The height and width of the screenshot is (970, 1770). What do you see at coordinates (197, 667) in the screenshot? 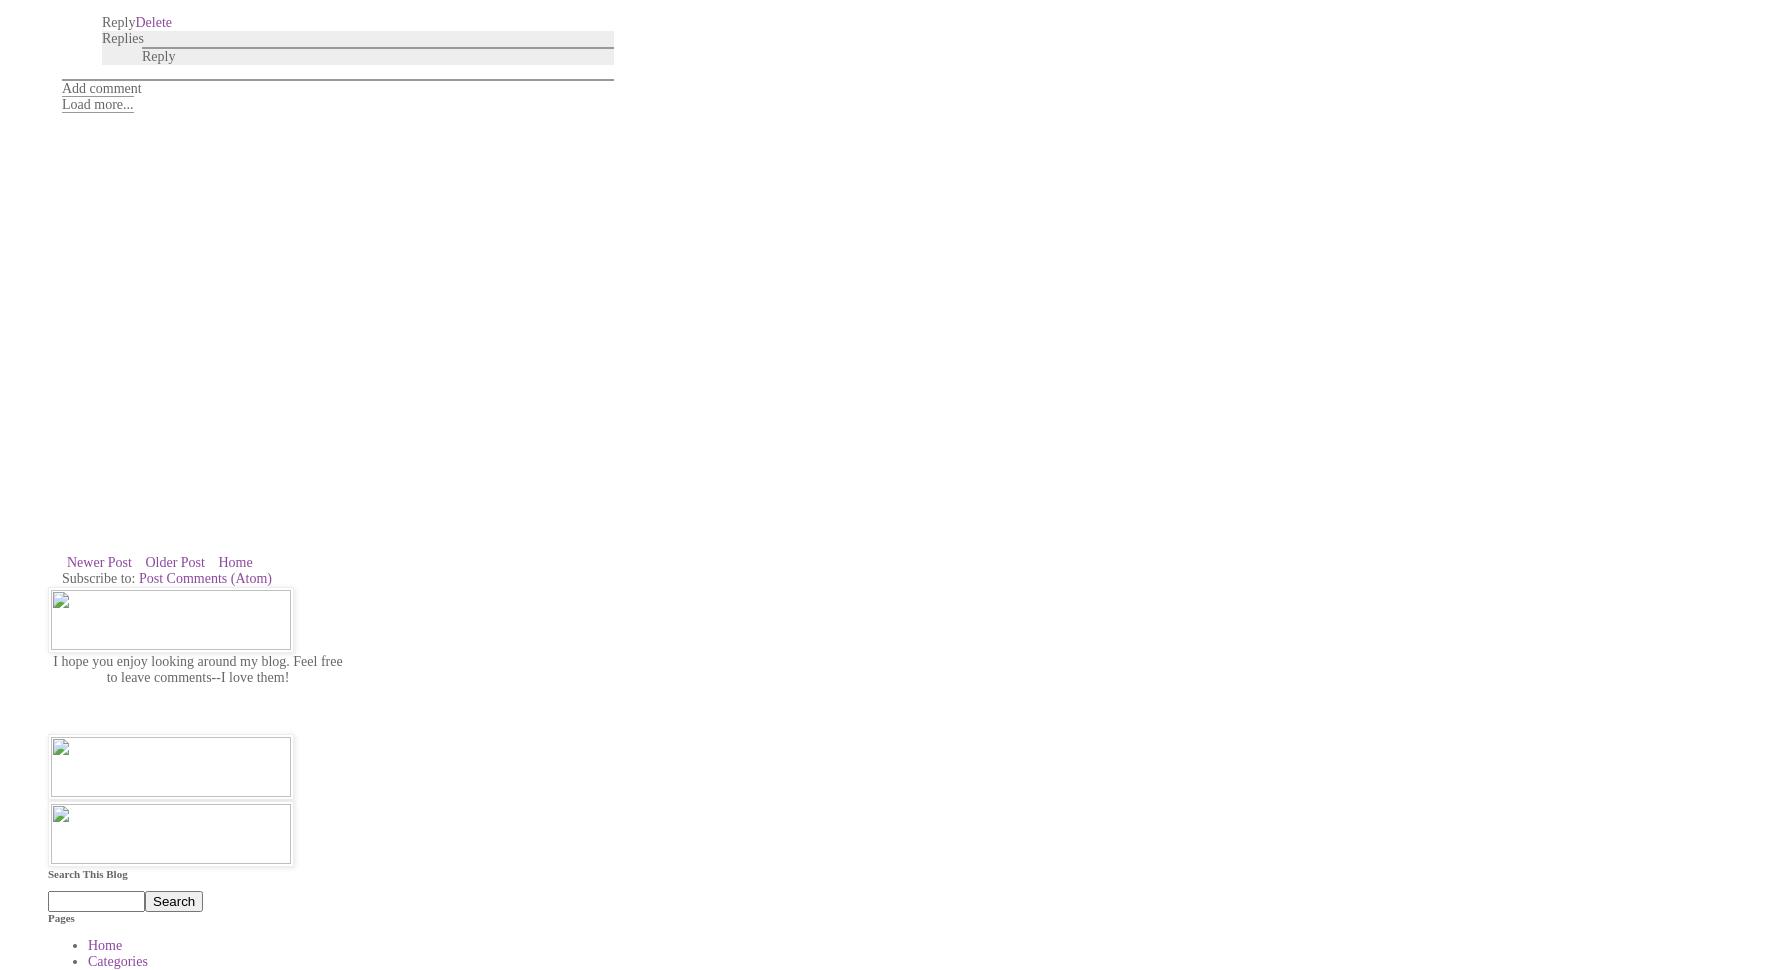
I see `'I hope you enjoy looking around my blog.  Feel free to leave comments--I love  them!'` at bounding box center [197, 667].